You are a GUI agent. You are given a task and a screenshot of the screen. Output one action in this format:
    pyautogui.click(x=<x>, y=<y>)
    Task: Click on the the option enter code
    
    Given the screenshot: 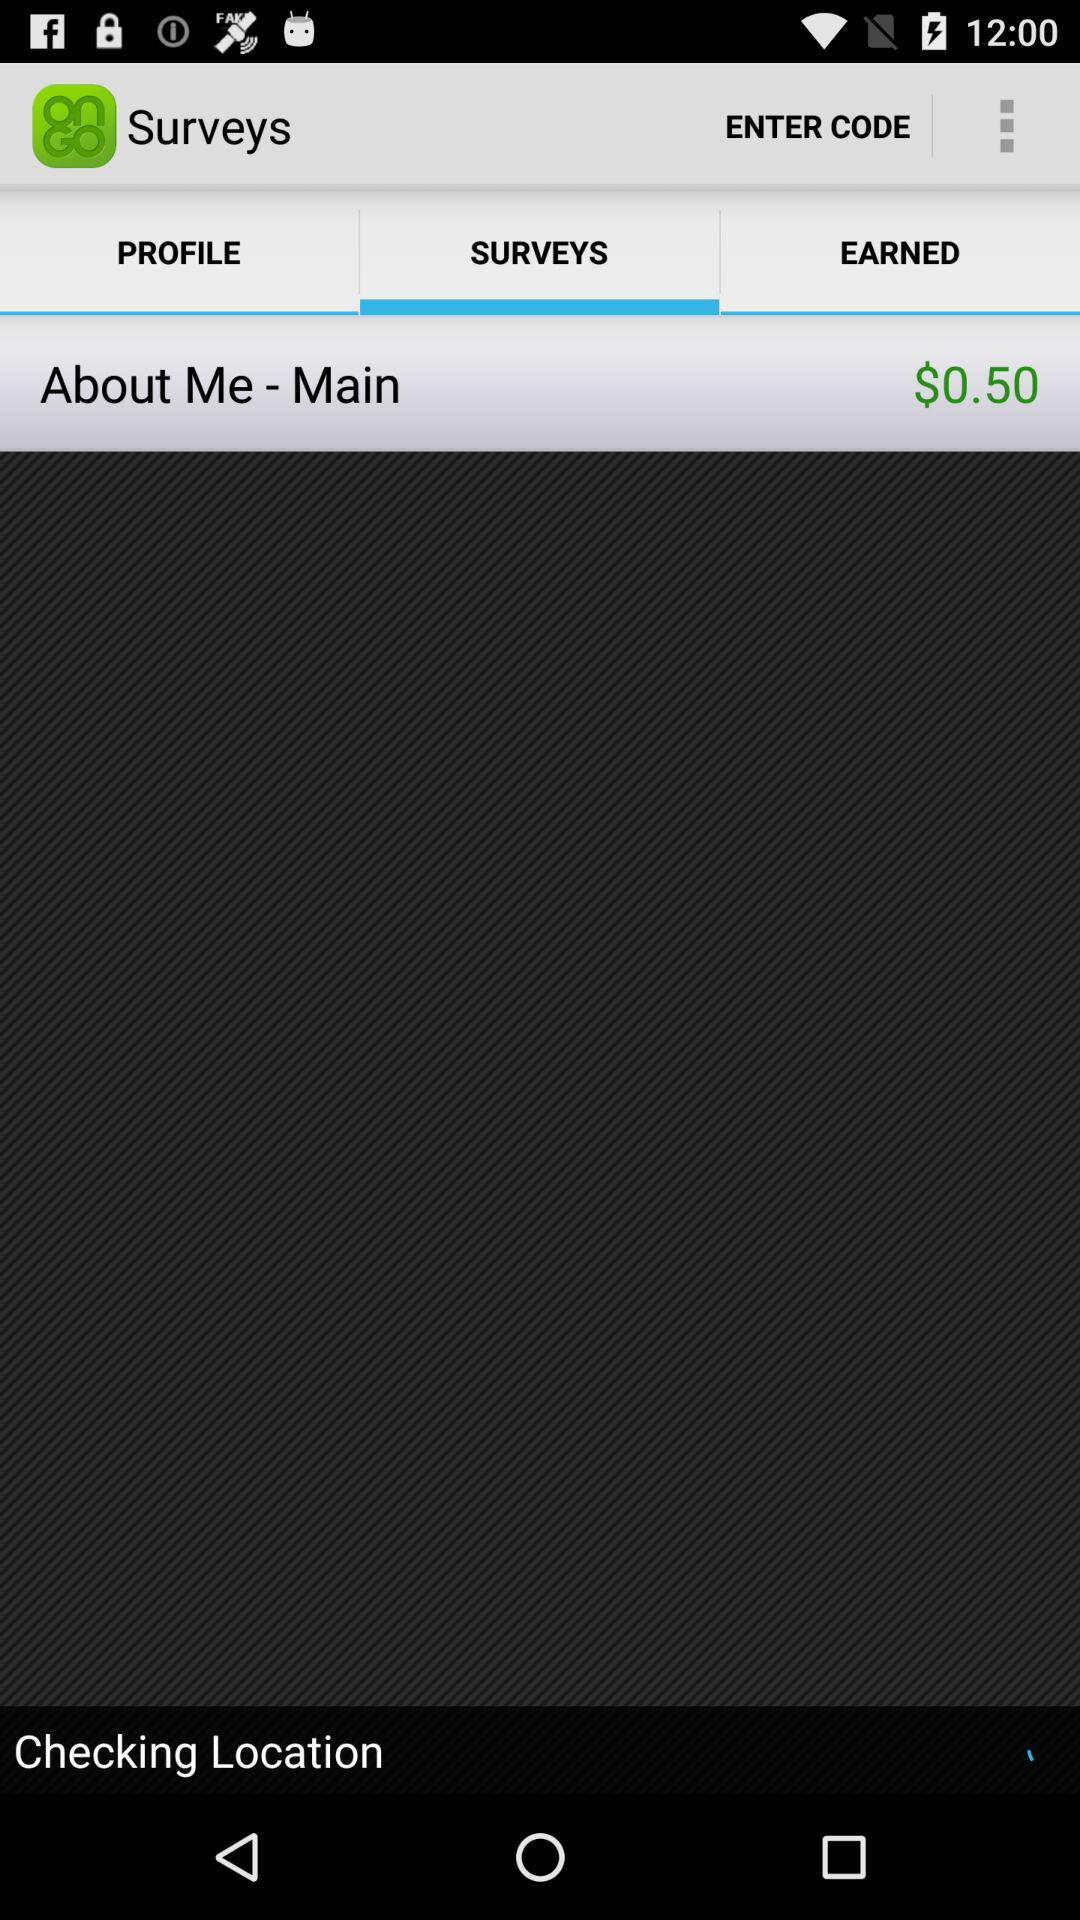 What is the action you would take?
    pyautogui.click(x=817, y=124)
    